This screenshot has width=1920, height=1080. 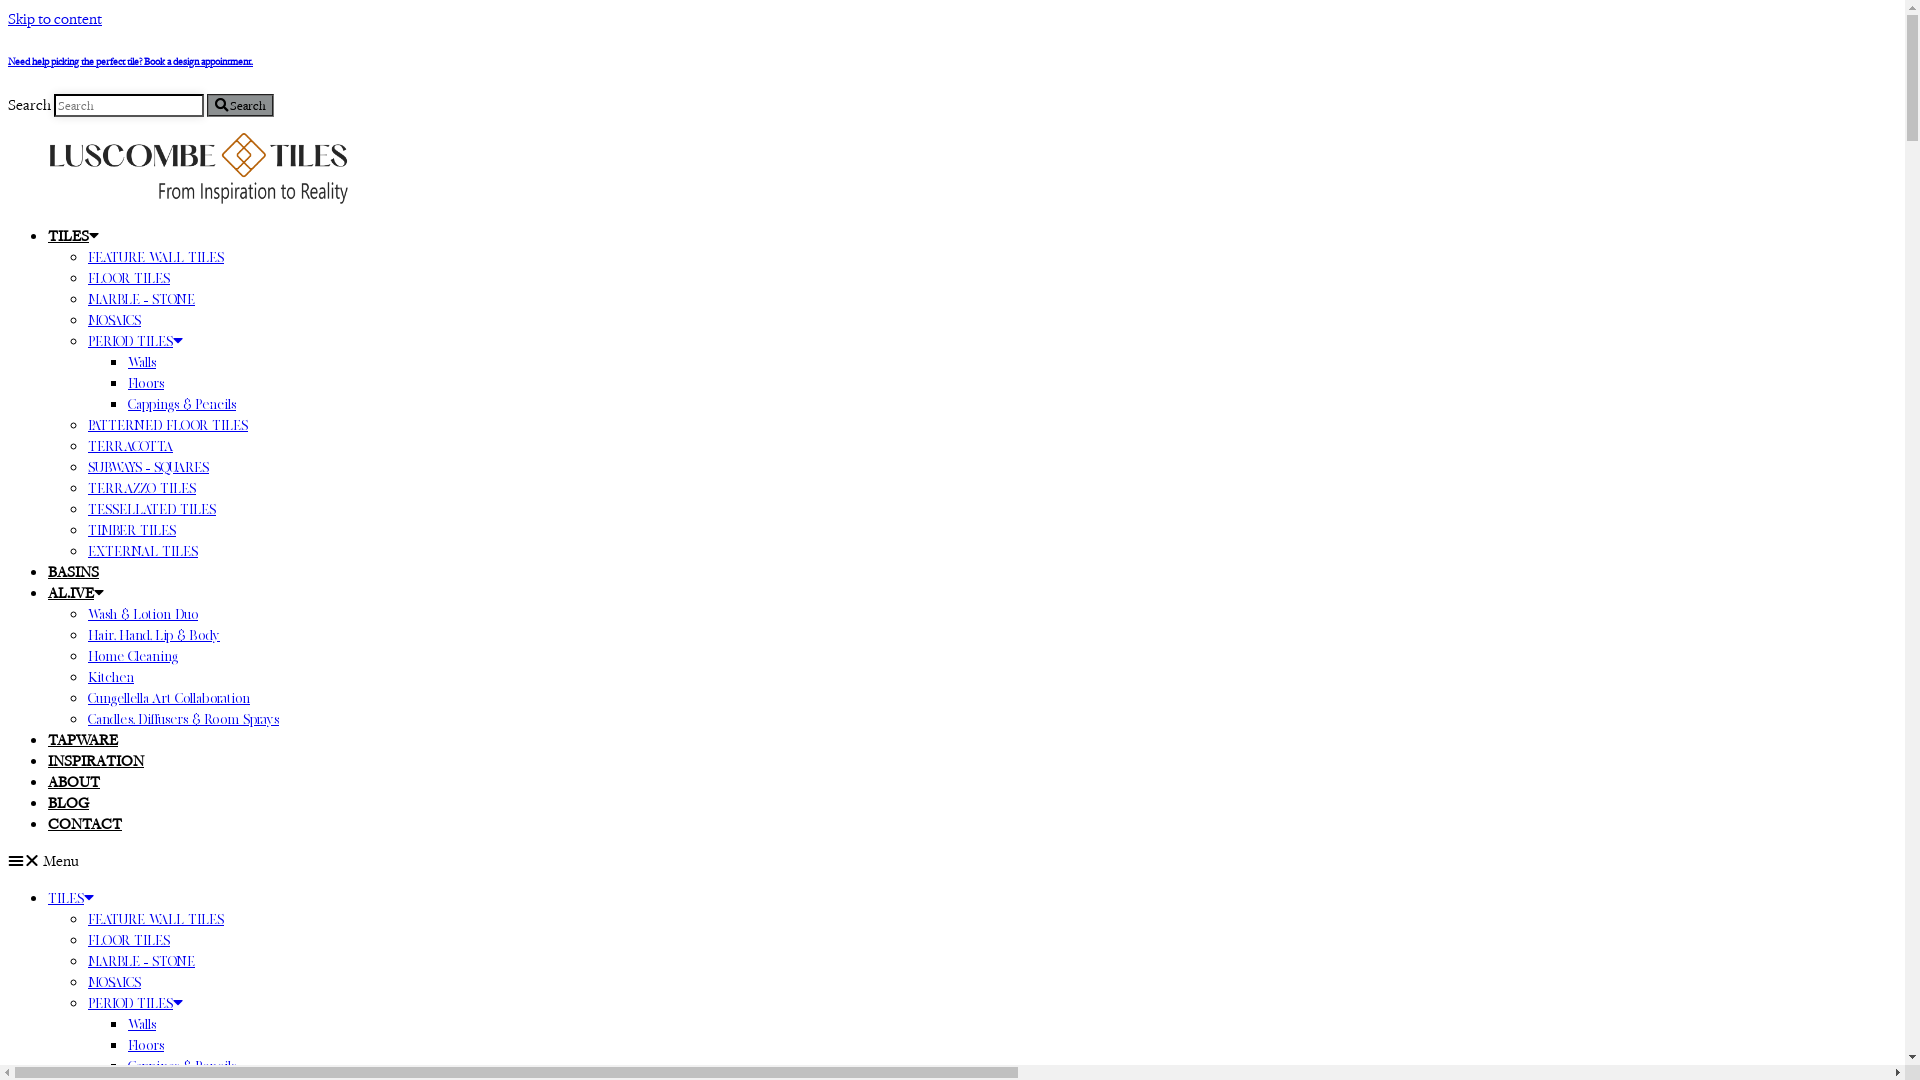 What do you see at coordinates (48, 801) in the screenshot?
I see `'BLOG'` at bounding box center [48, 801].